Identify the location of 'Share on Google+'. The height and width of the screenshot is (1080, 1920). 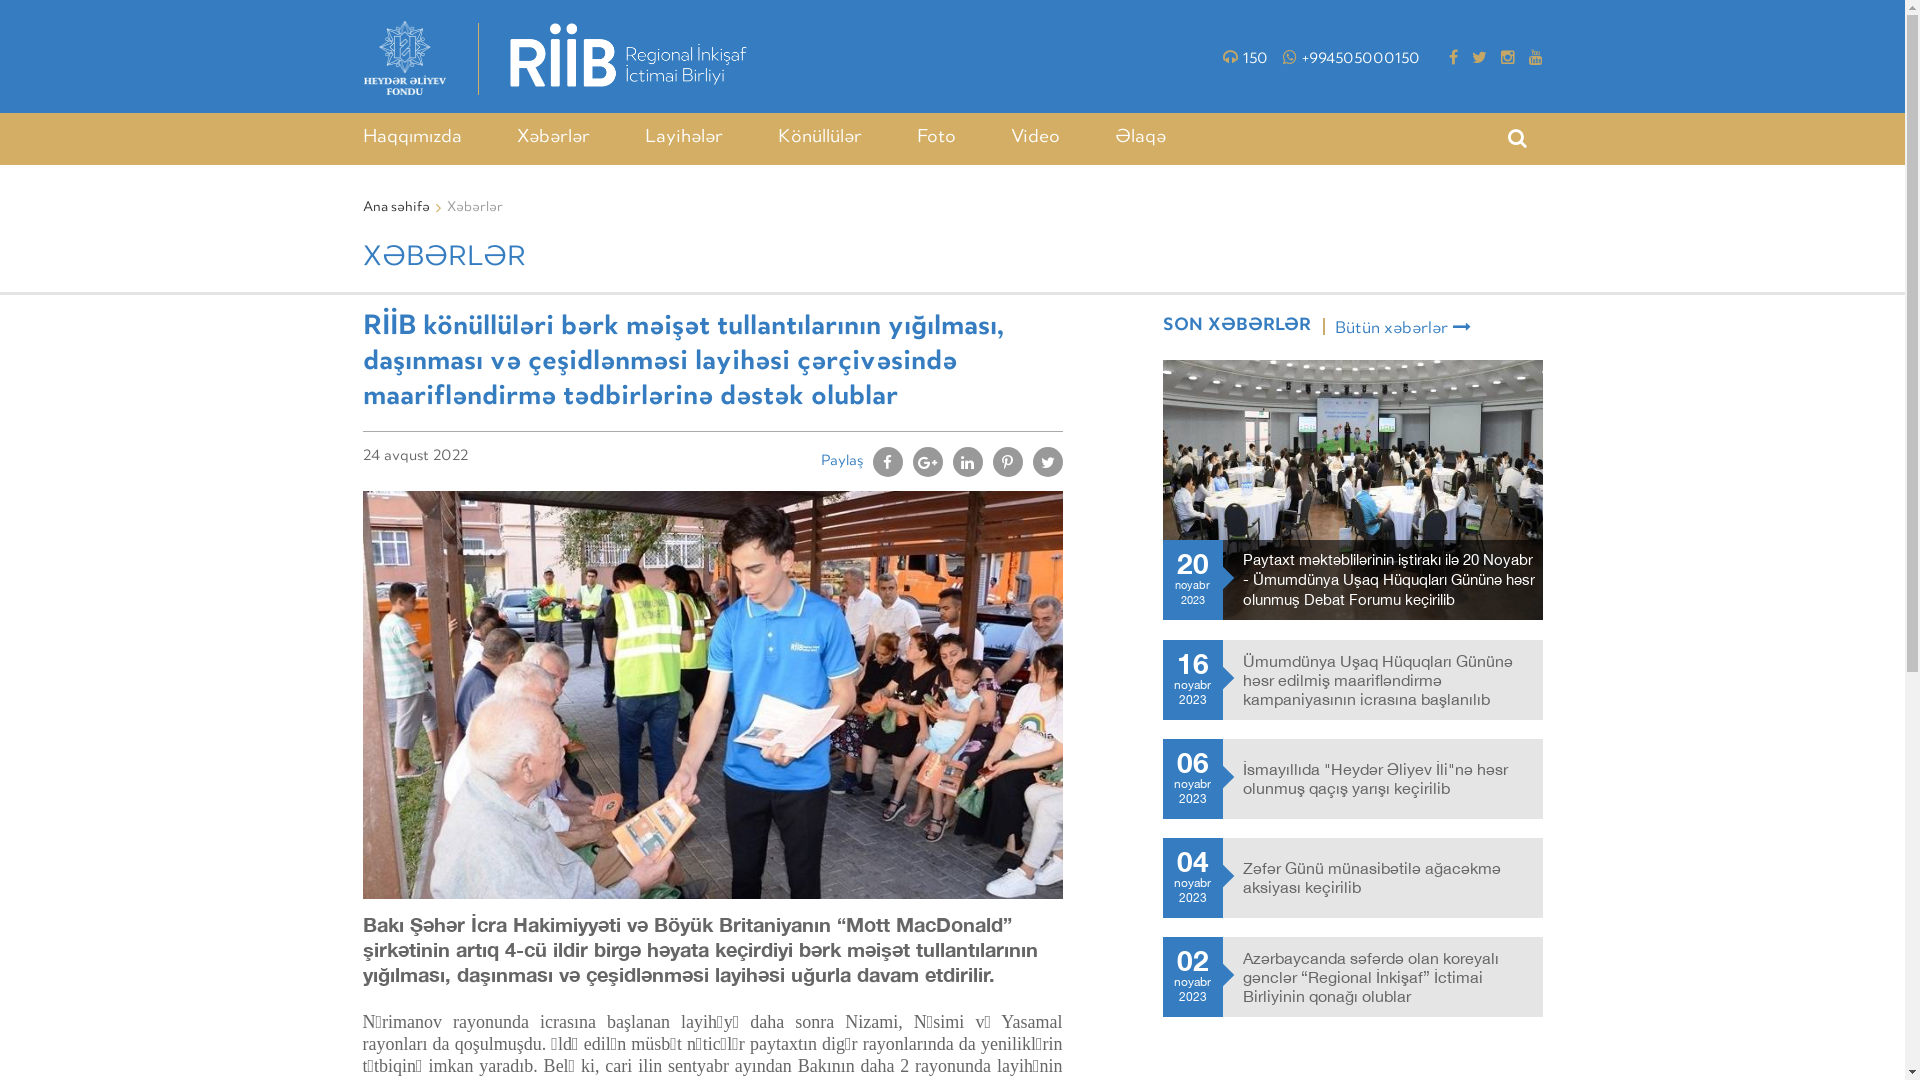
(911, 462).